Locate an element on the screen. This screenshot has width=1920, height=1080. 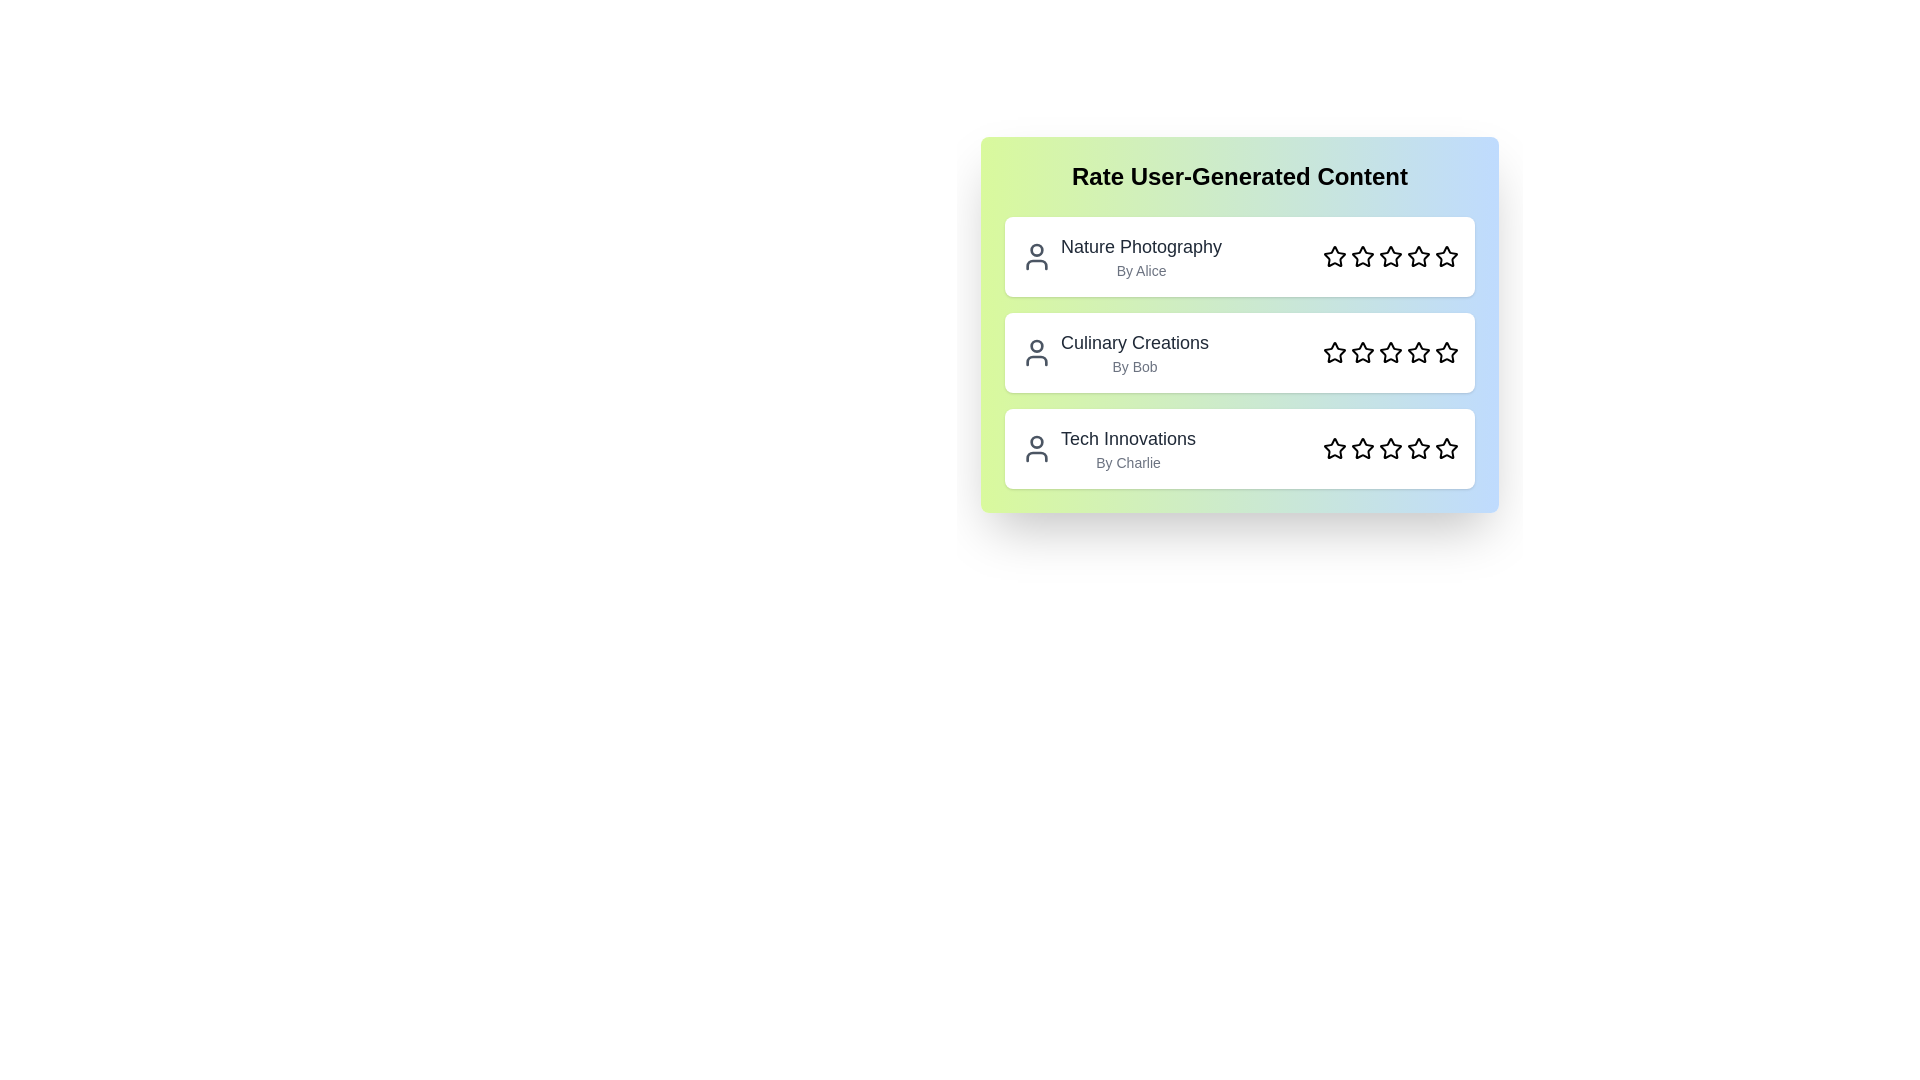
the star corresponding to the rating 5 for the content Culinary Creations is located at coordinates (1446, 352).